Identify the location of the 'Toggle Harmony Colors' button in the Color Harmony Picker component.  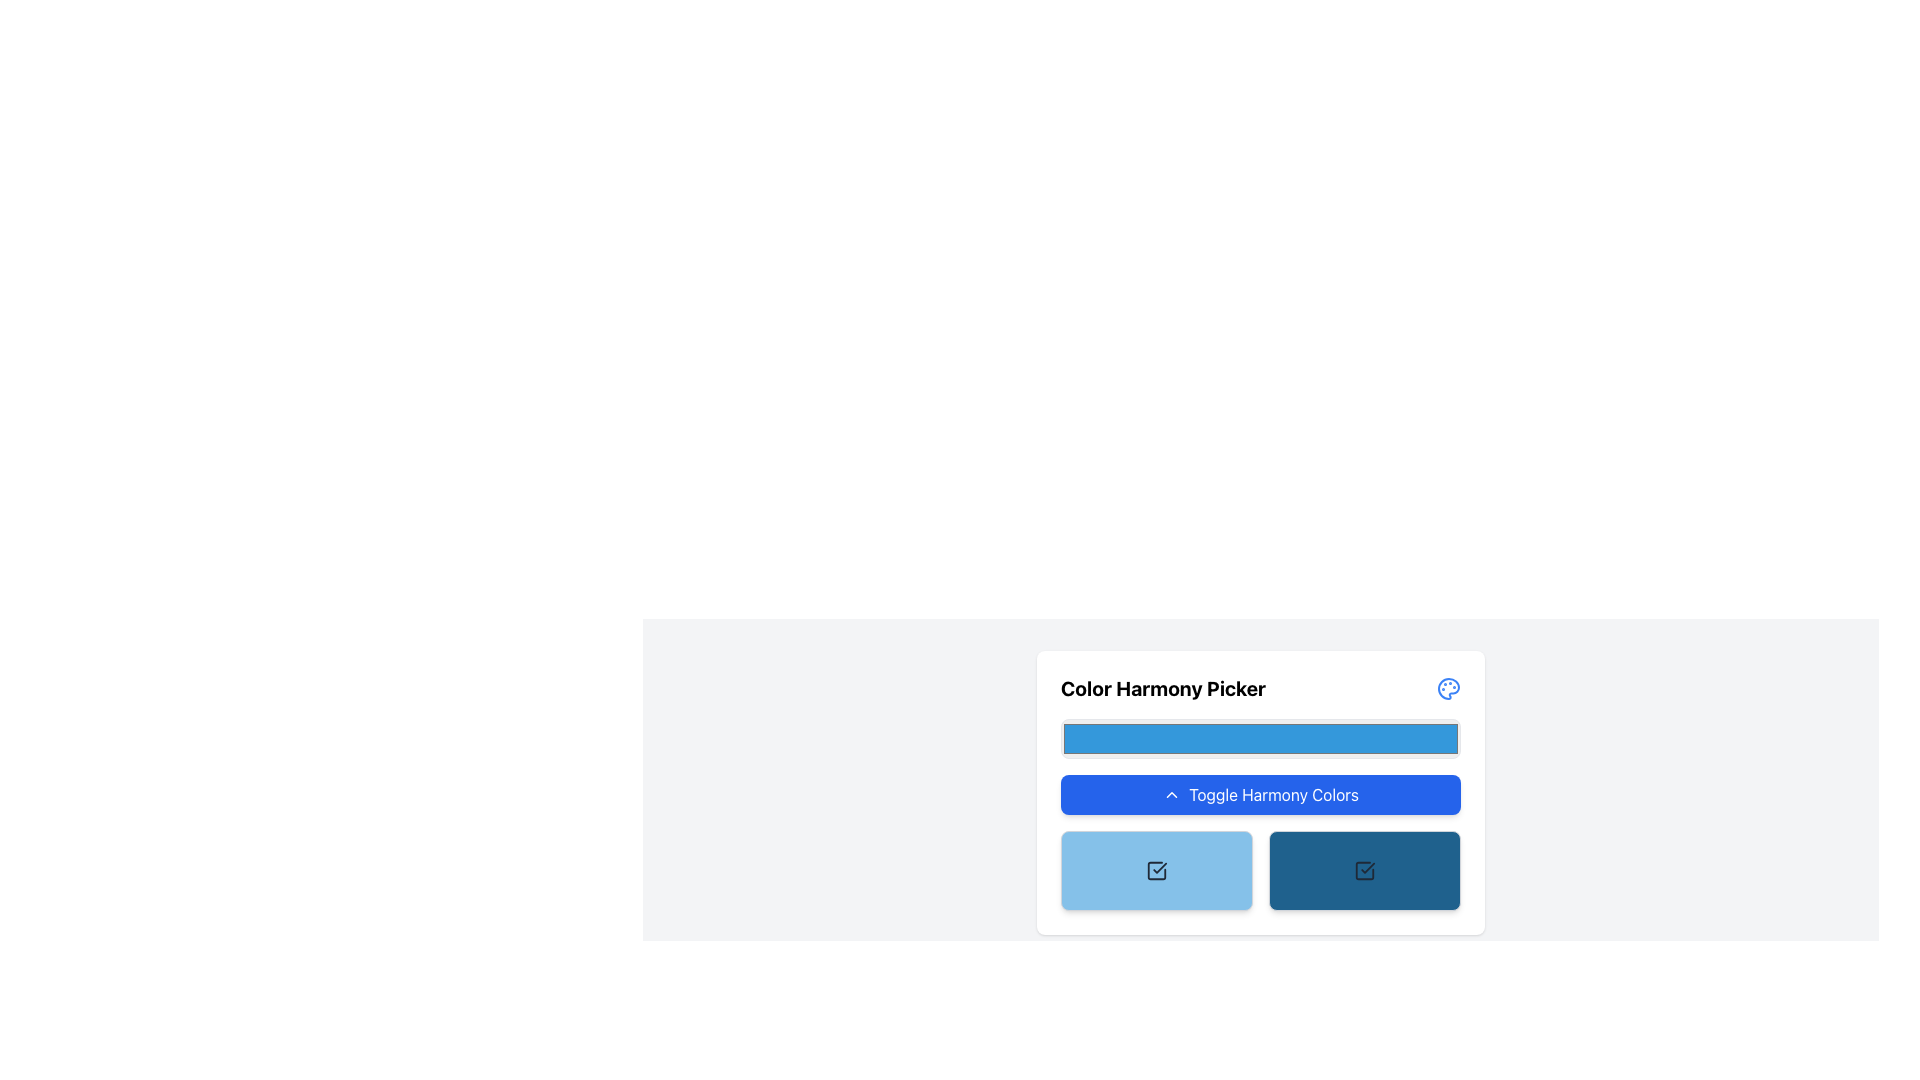
(1260, 792).